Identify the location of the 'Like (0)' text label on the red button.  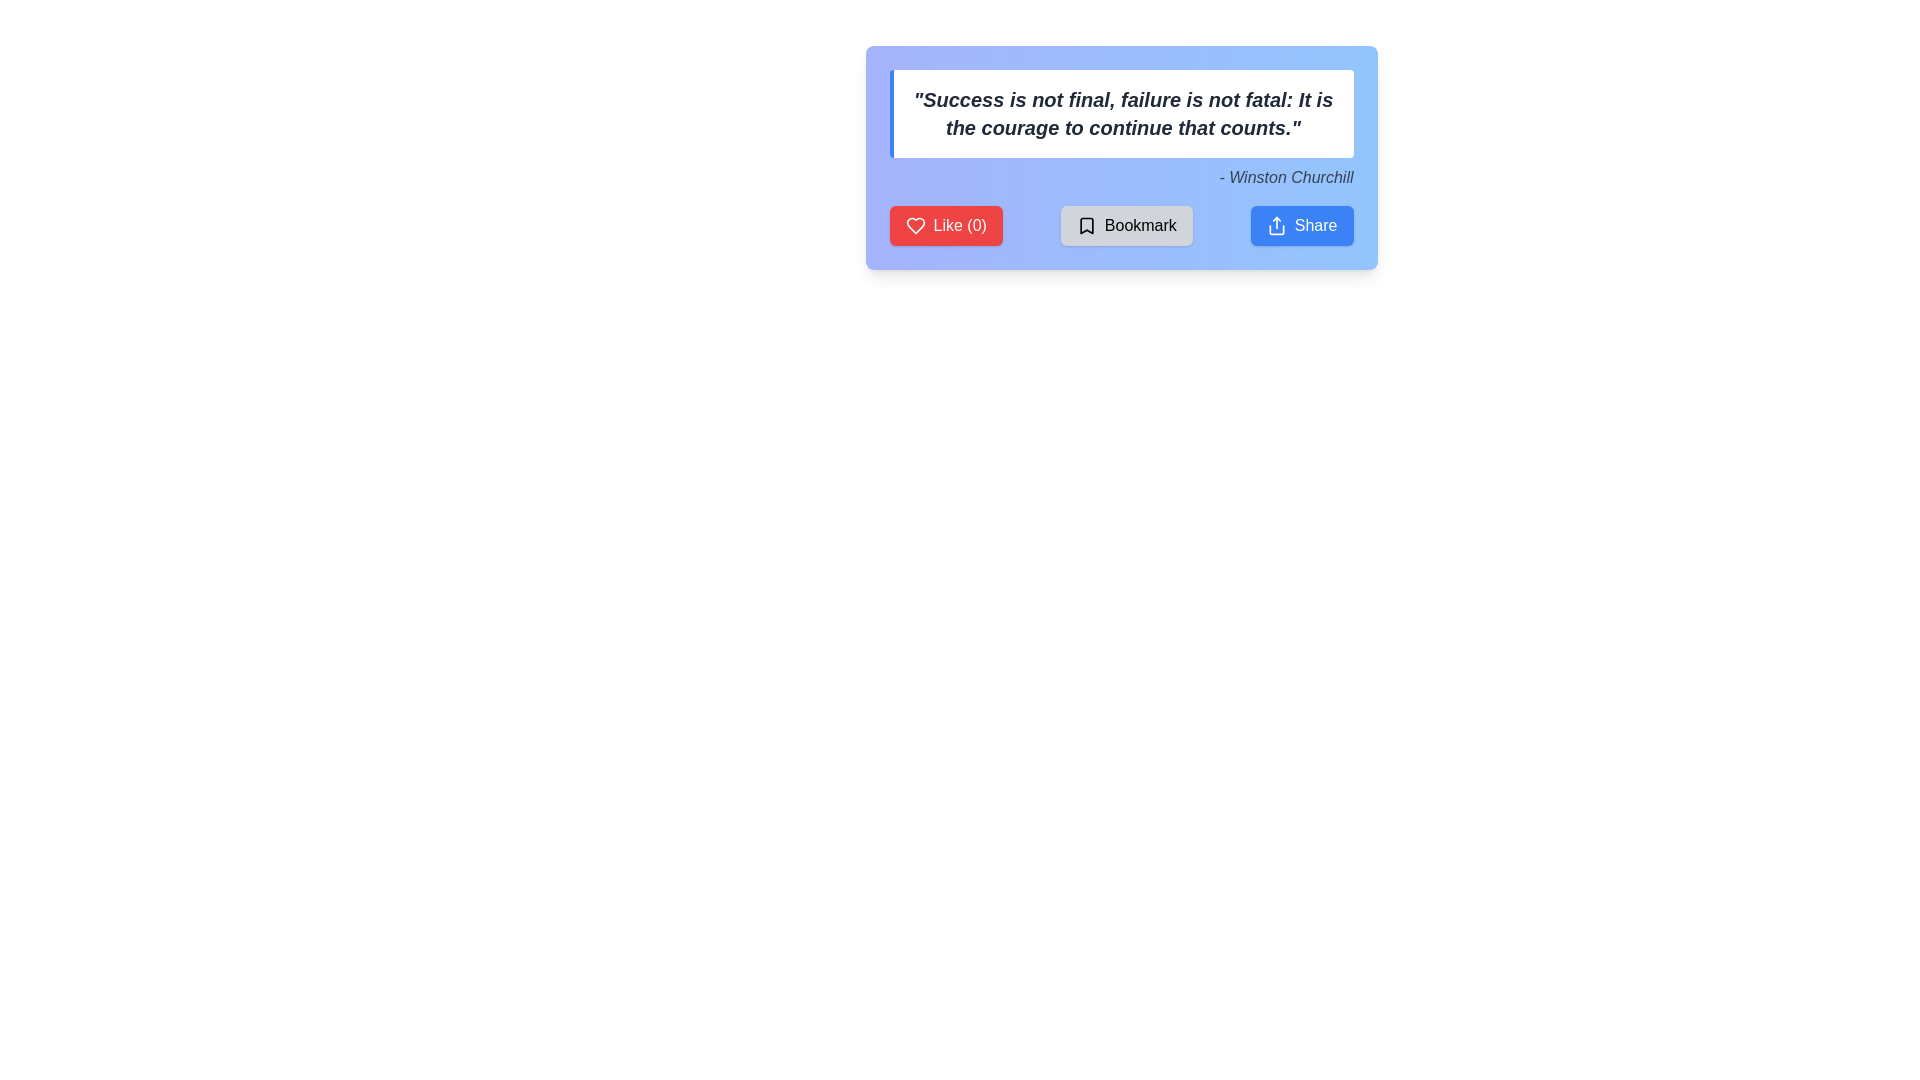
(960, 225).